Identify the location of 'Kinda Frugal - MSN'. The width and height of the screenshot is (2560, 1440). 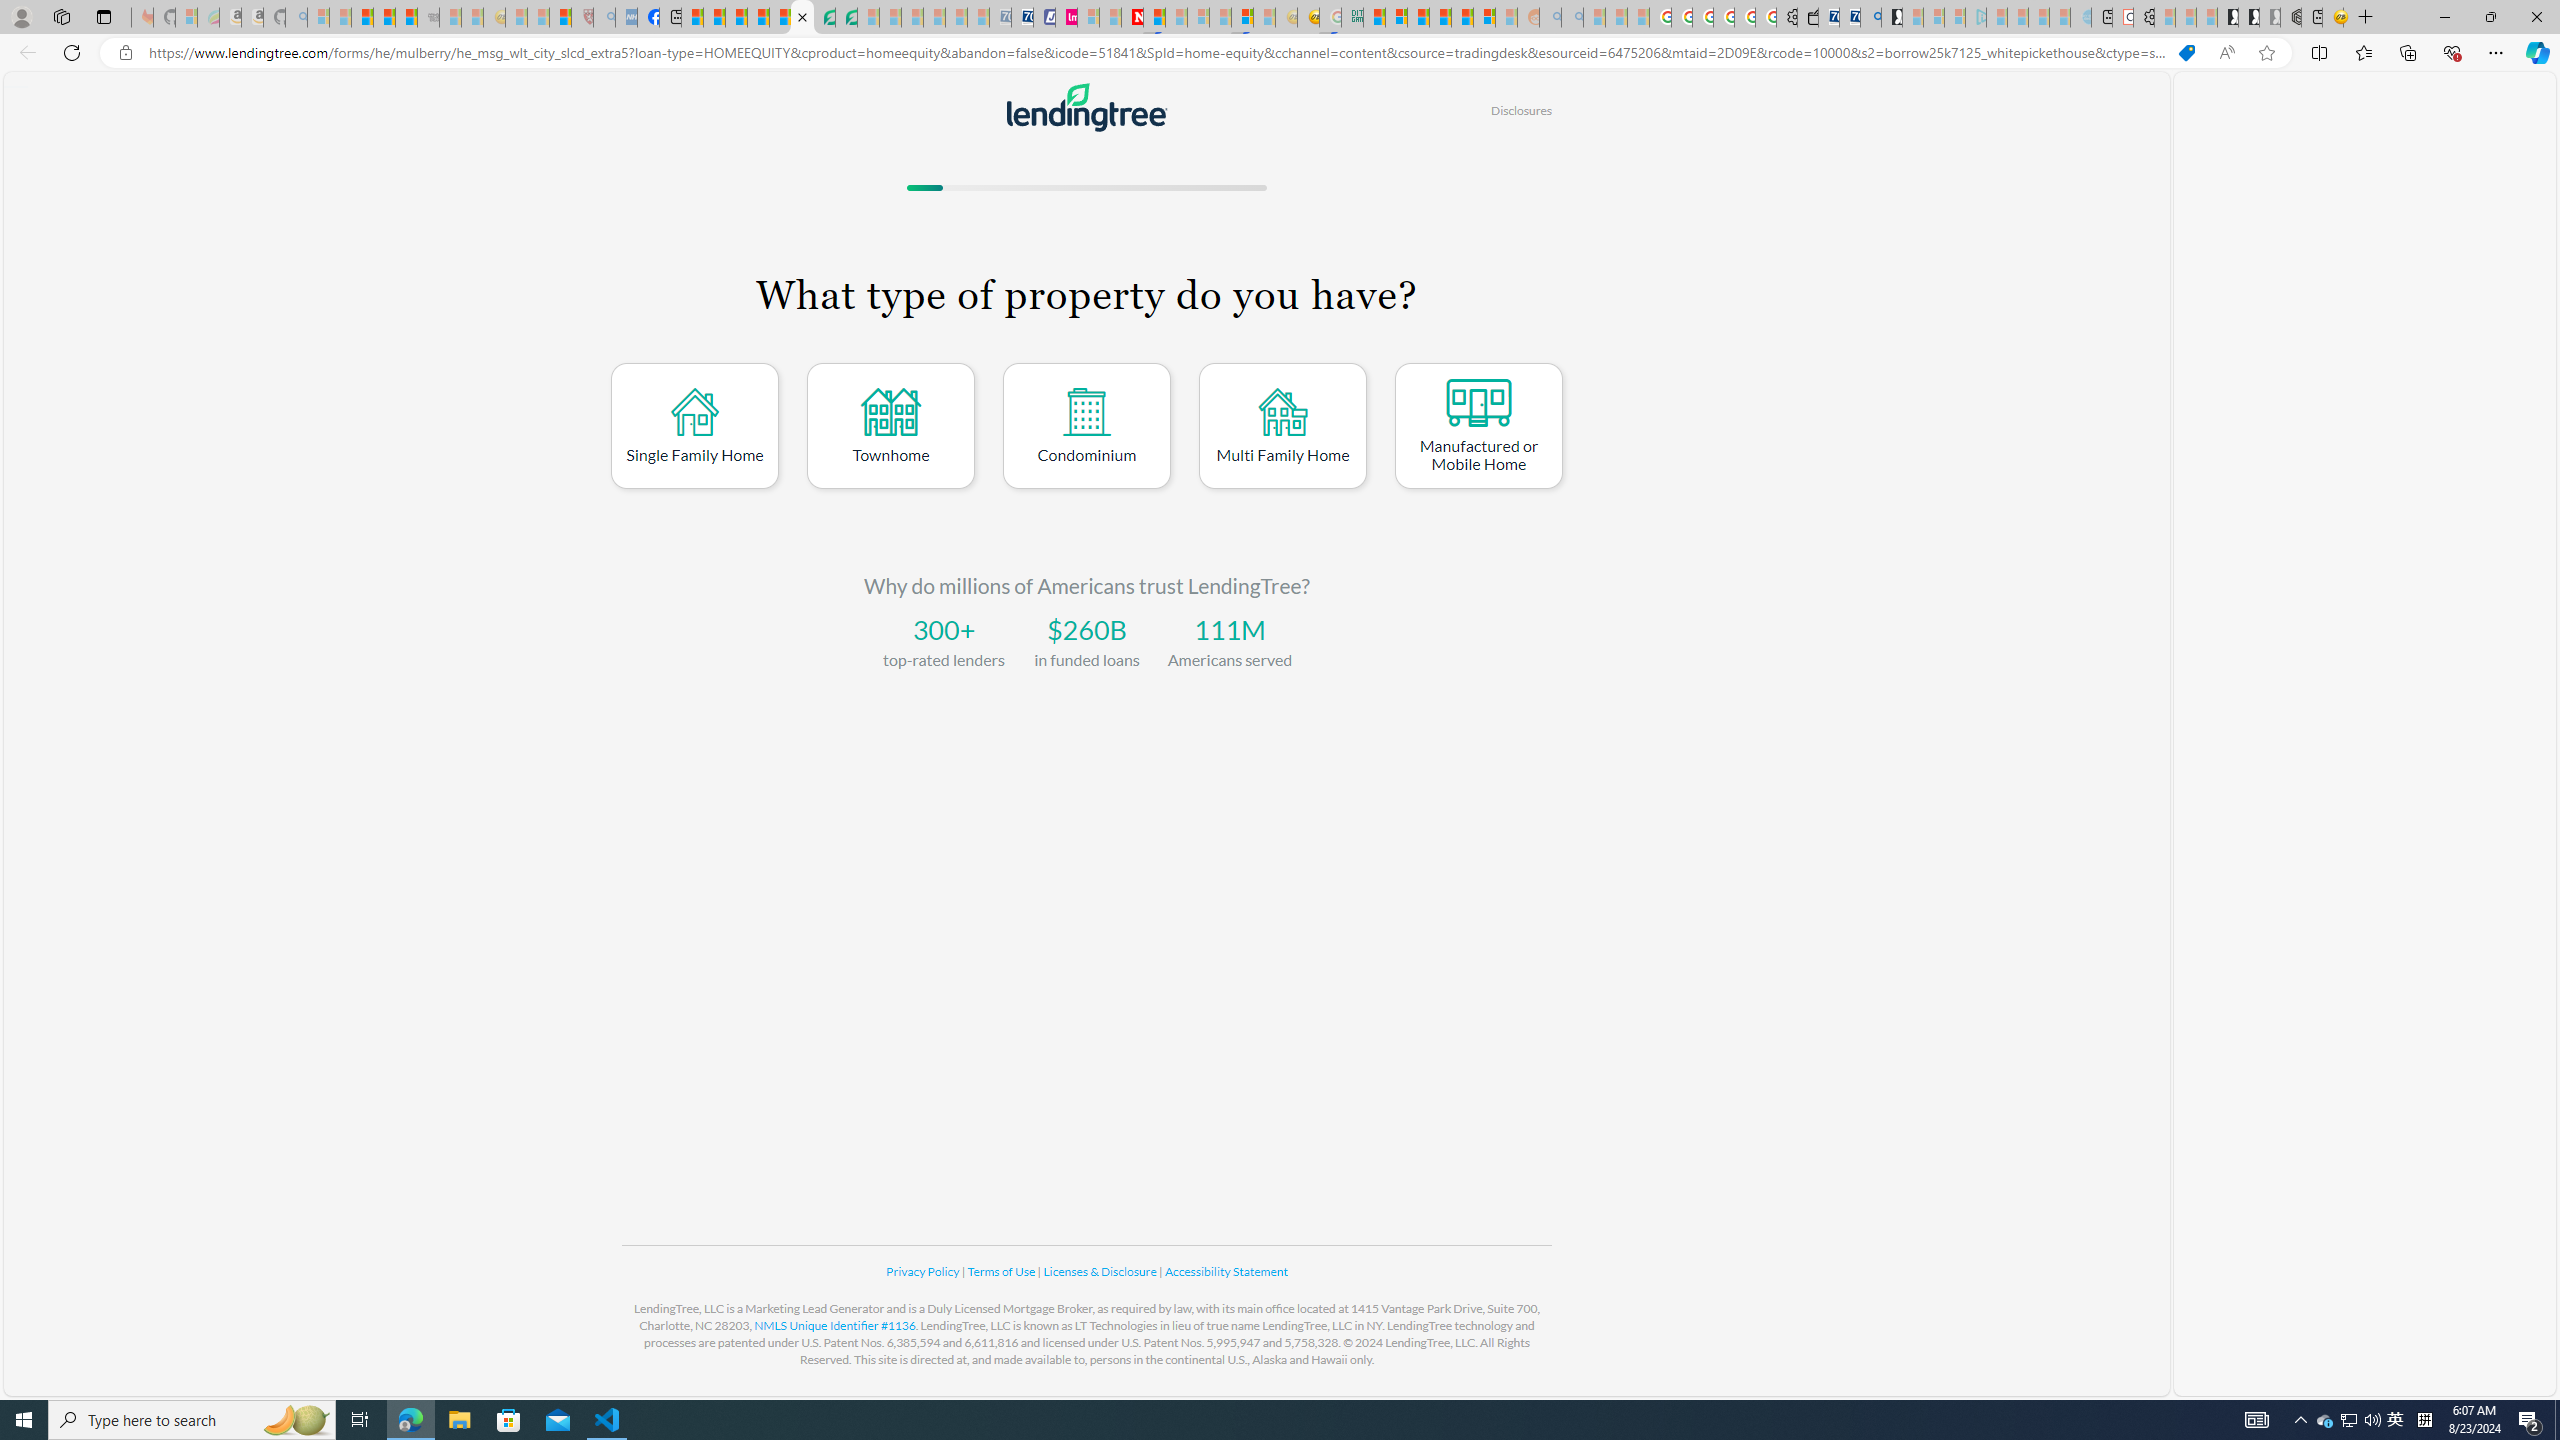
(1463, 16).